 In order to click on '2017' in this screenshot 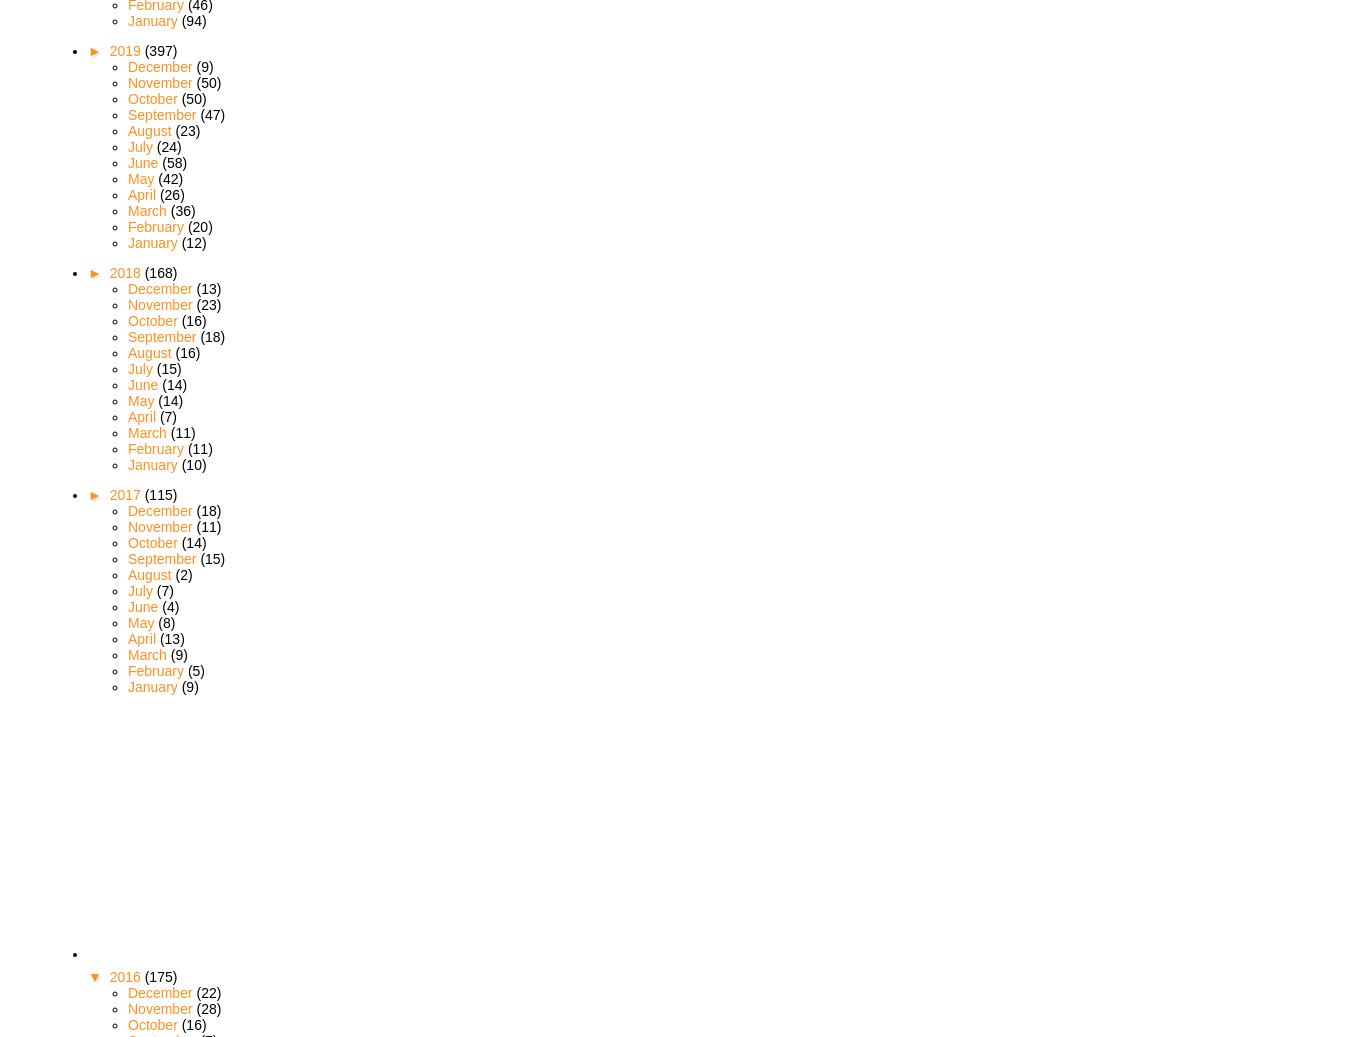, I will do `click(125, 493)`.